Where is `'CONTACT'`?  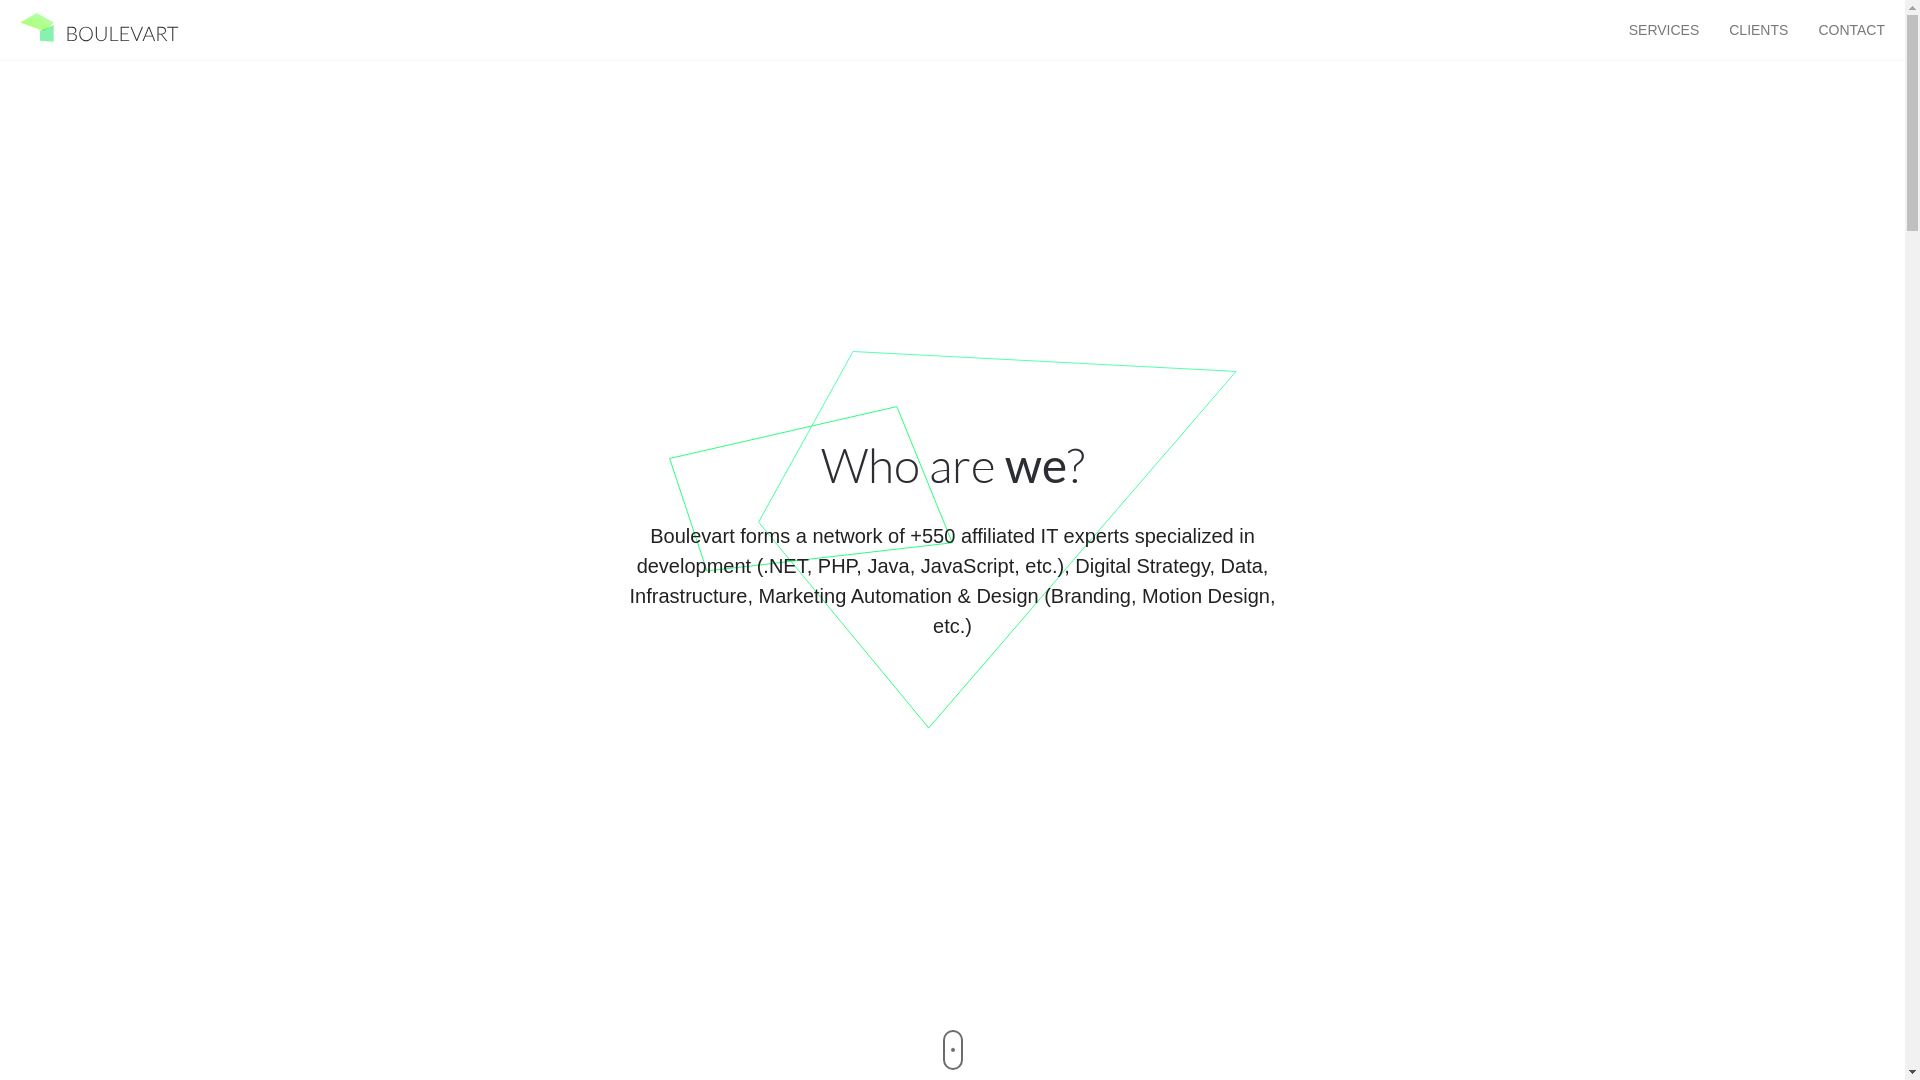
'CONTACT' is located at coordinates (1850, 30).